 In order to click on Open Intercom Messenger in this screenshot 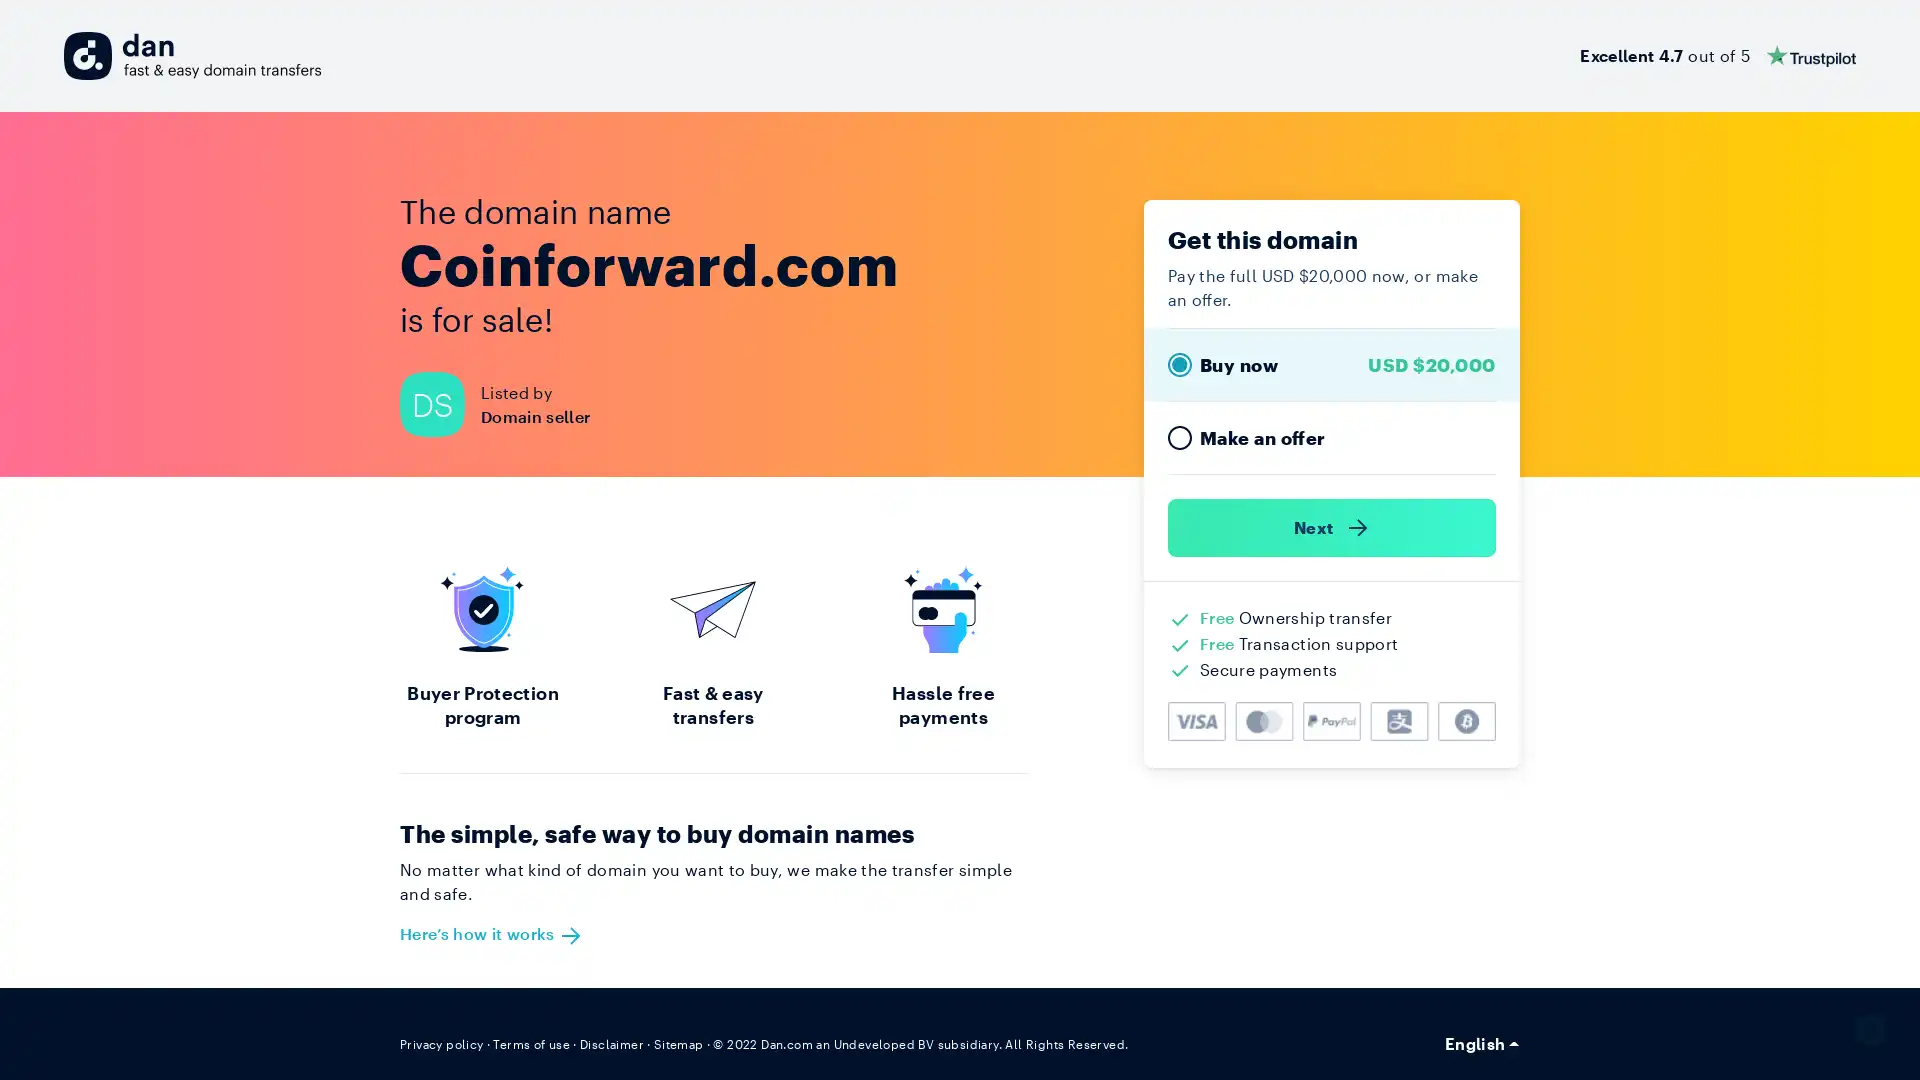, I will do `click(1869, 1029)`.